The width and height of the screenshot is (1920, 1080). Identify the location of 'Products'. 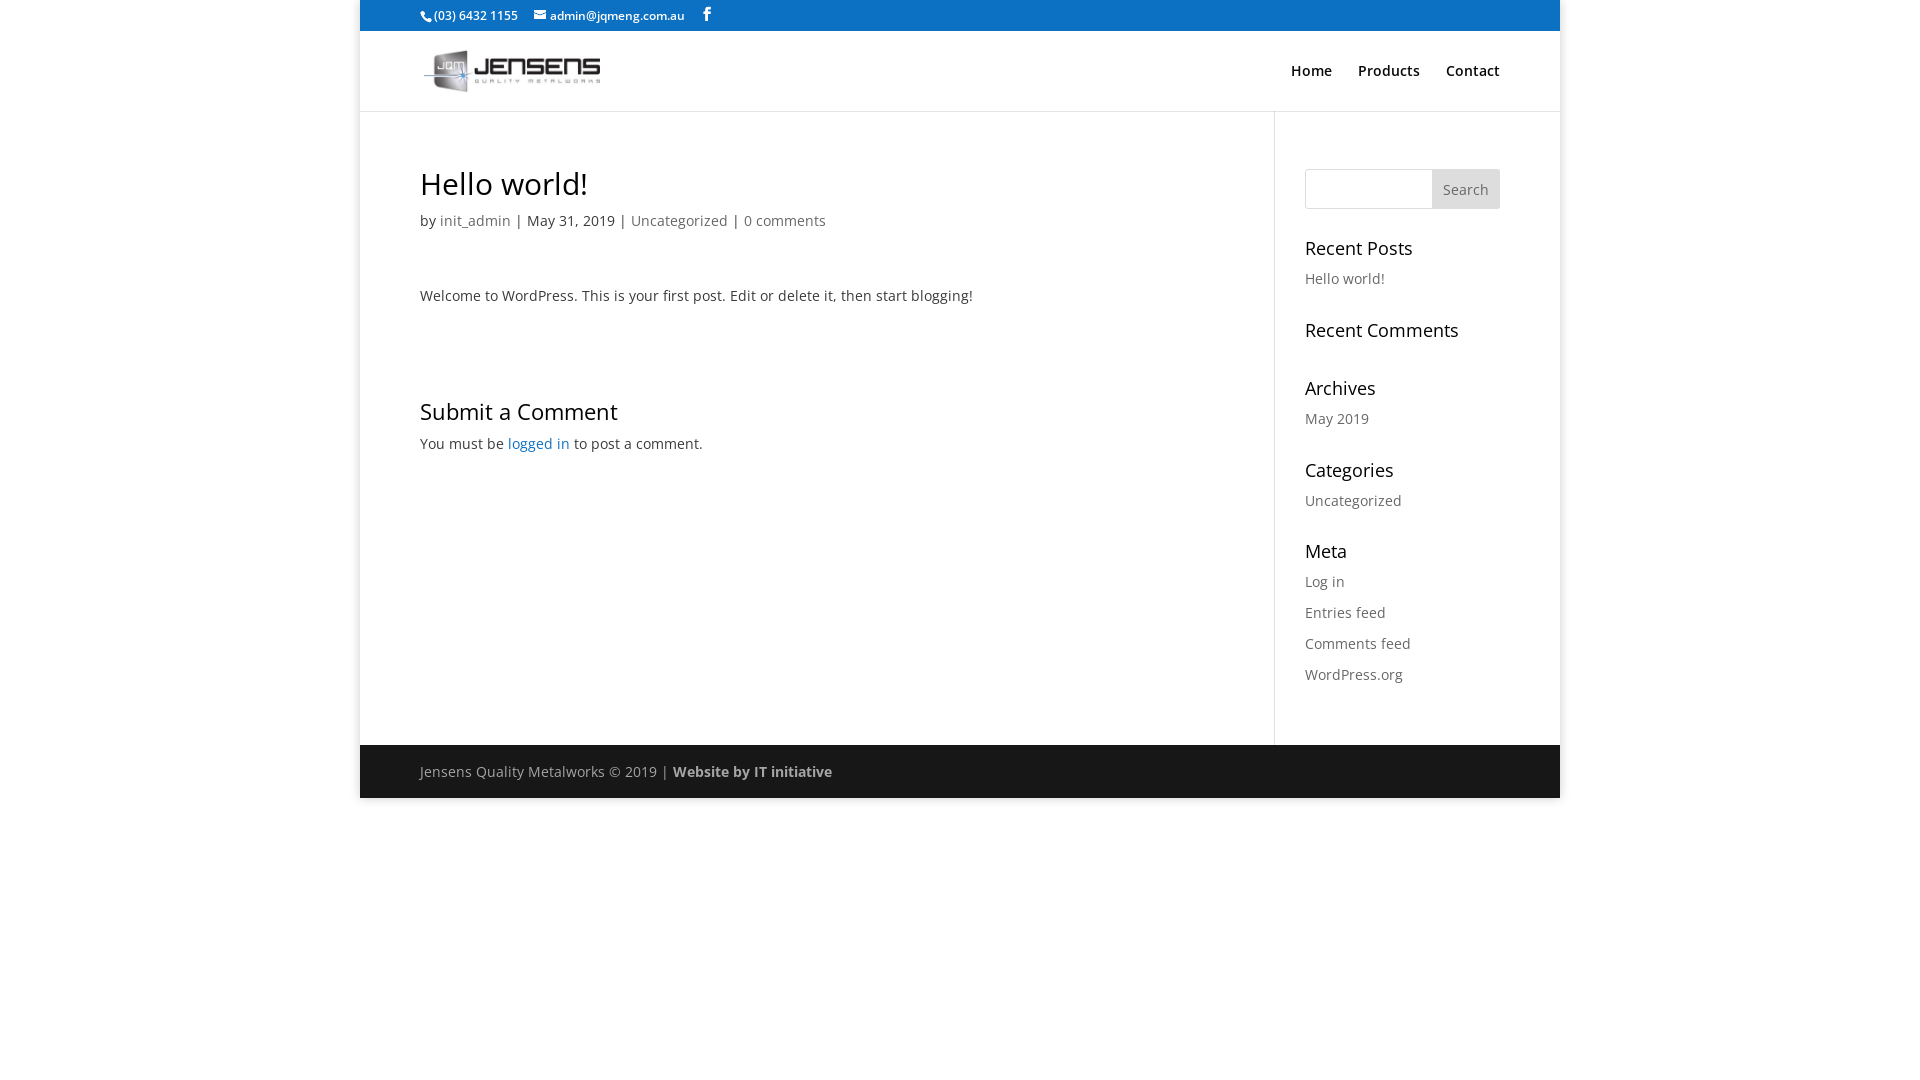
(1358, 86).